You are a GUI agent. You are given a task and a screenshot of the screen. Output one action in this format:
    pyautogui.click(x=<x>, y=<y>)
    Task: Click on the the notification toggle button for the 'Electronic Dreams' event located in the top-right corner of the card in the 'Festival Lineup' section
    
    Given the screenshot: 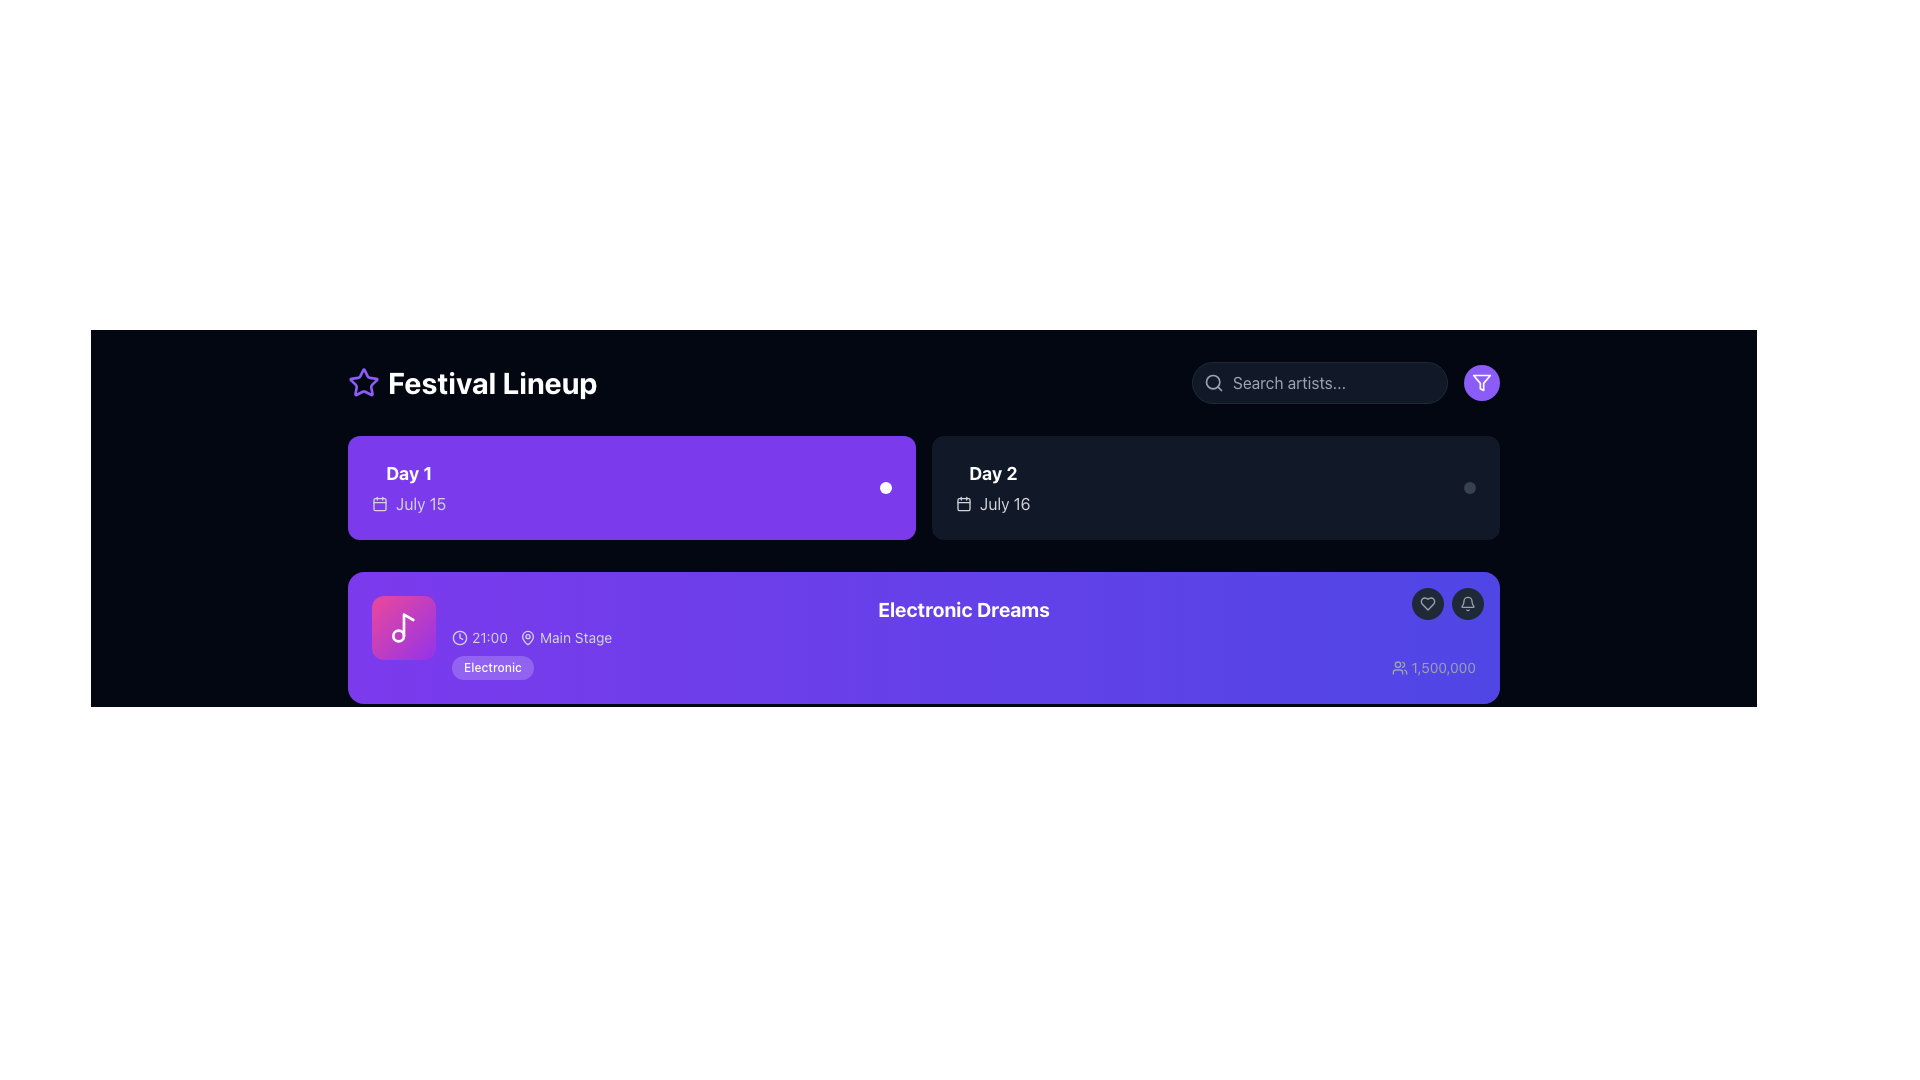 What is the action you would take?
    pyautogui.click(x=1448, y=603)
    